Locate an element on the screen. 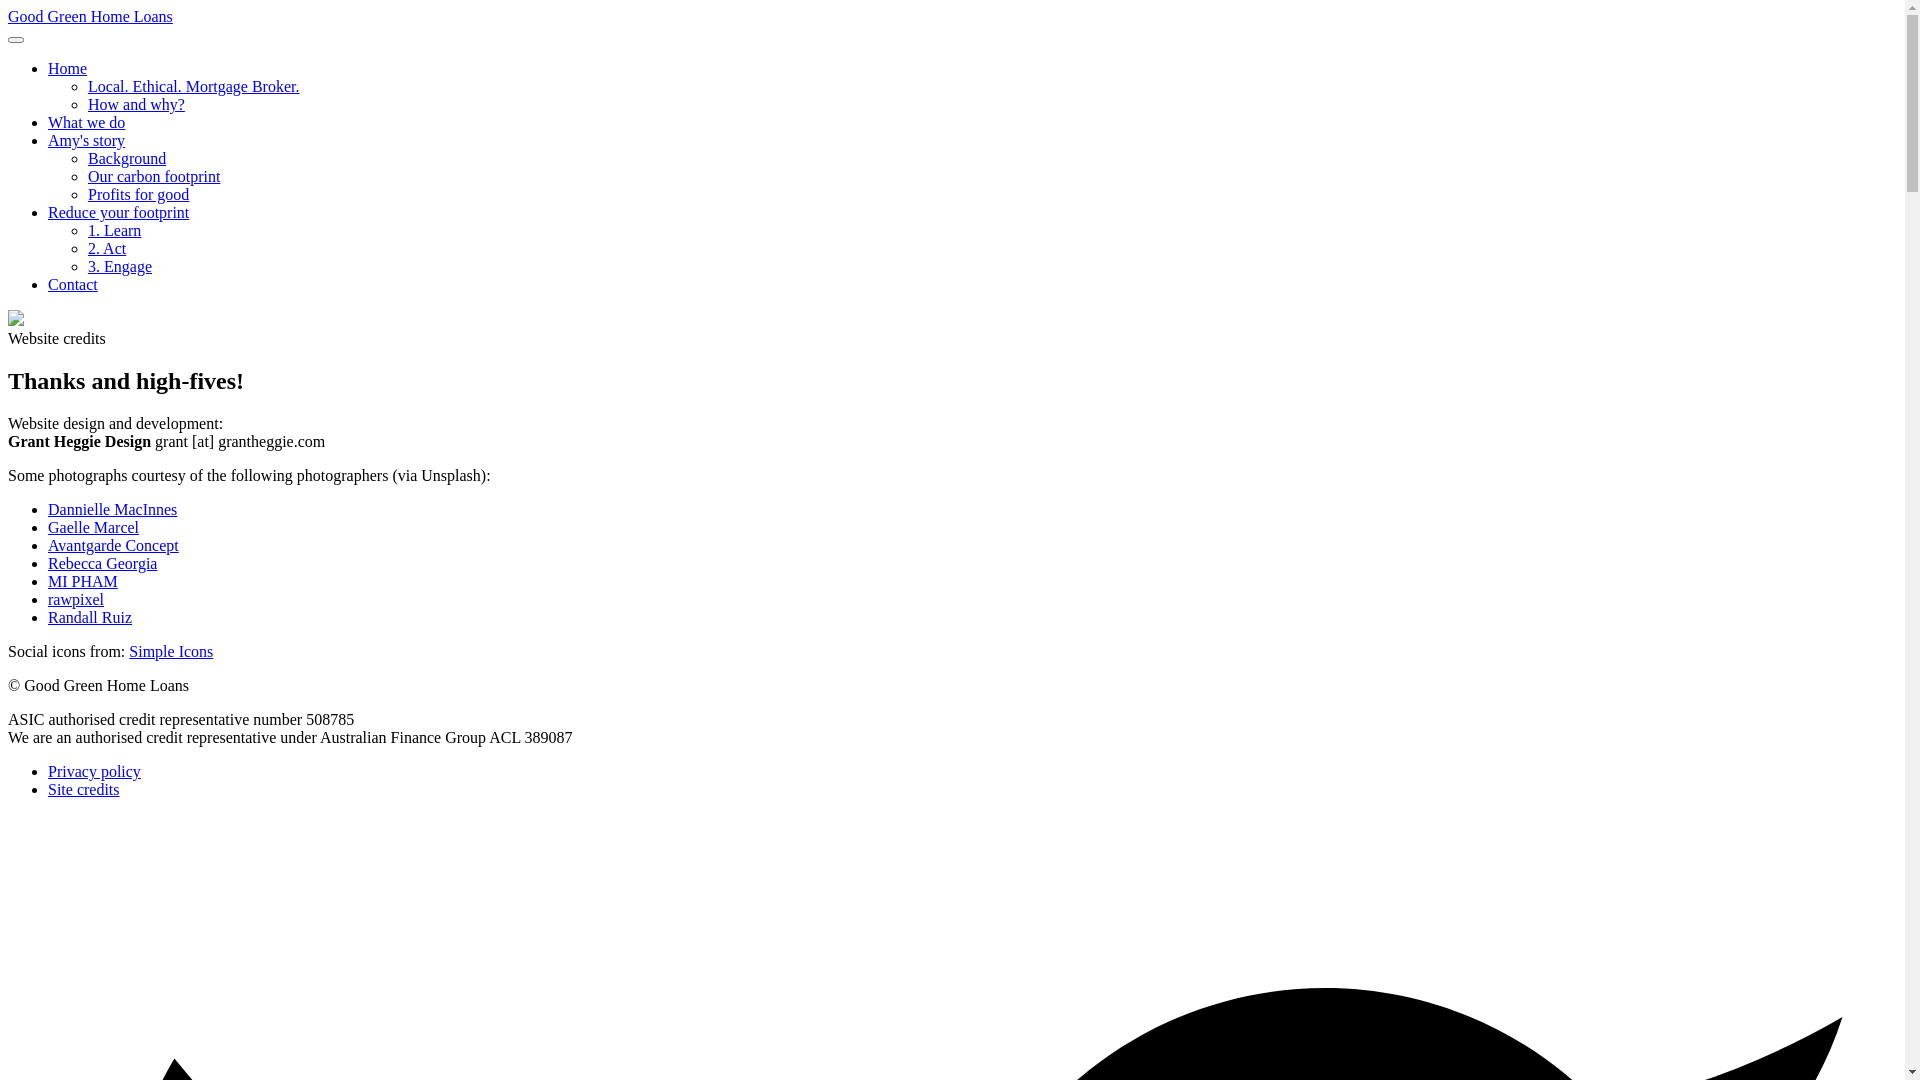  'Background' is located at coordinates (86, 157).